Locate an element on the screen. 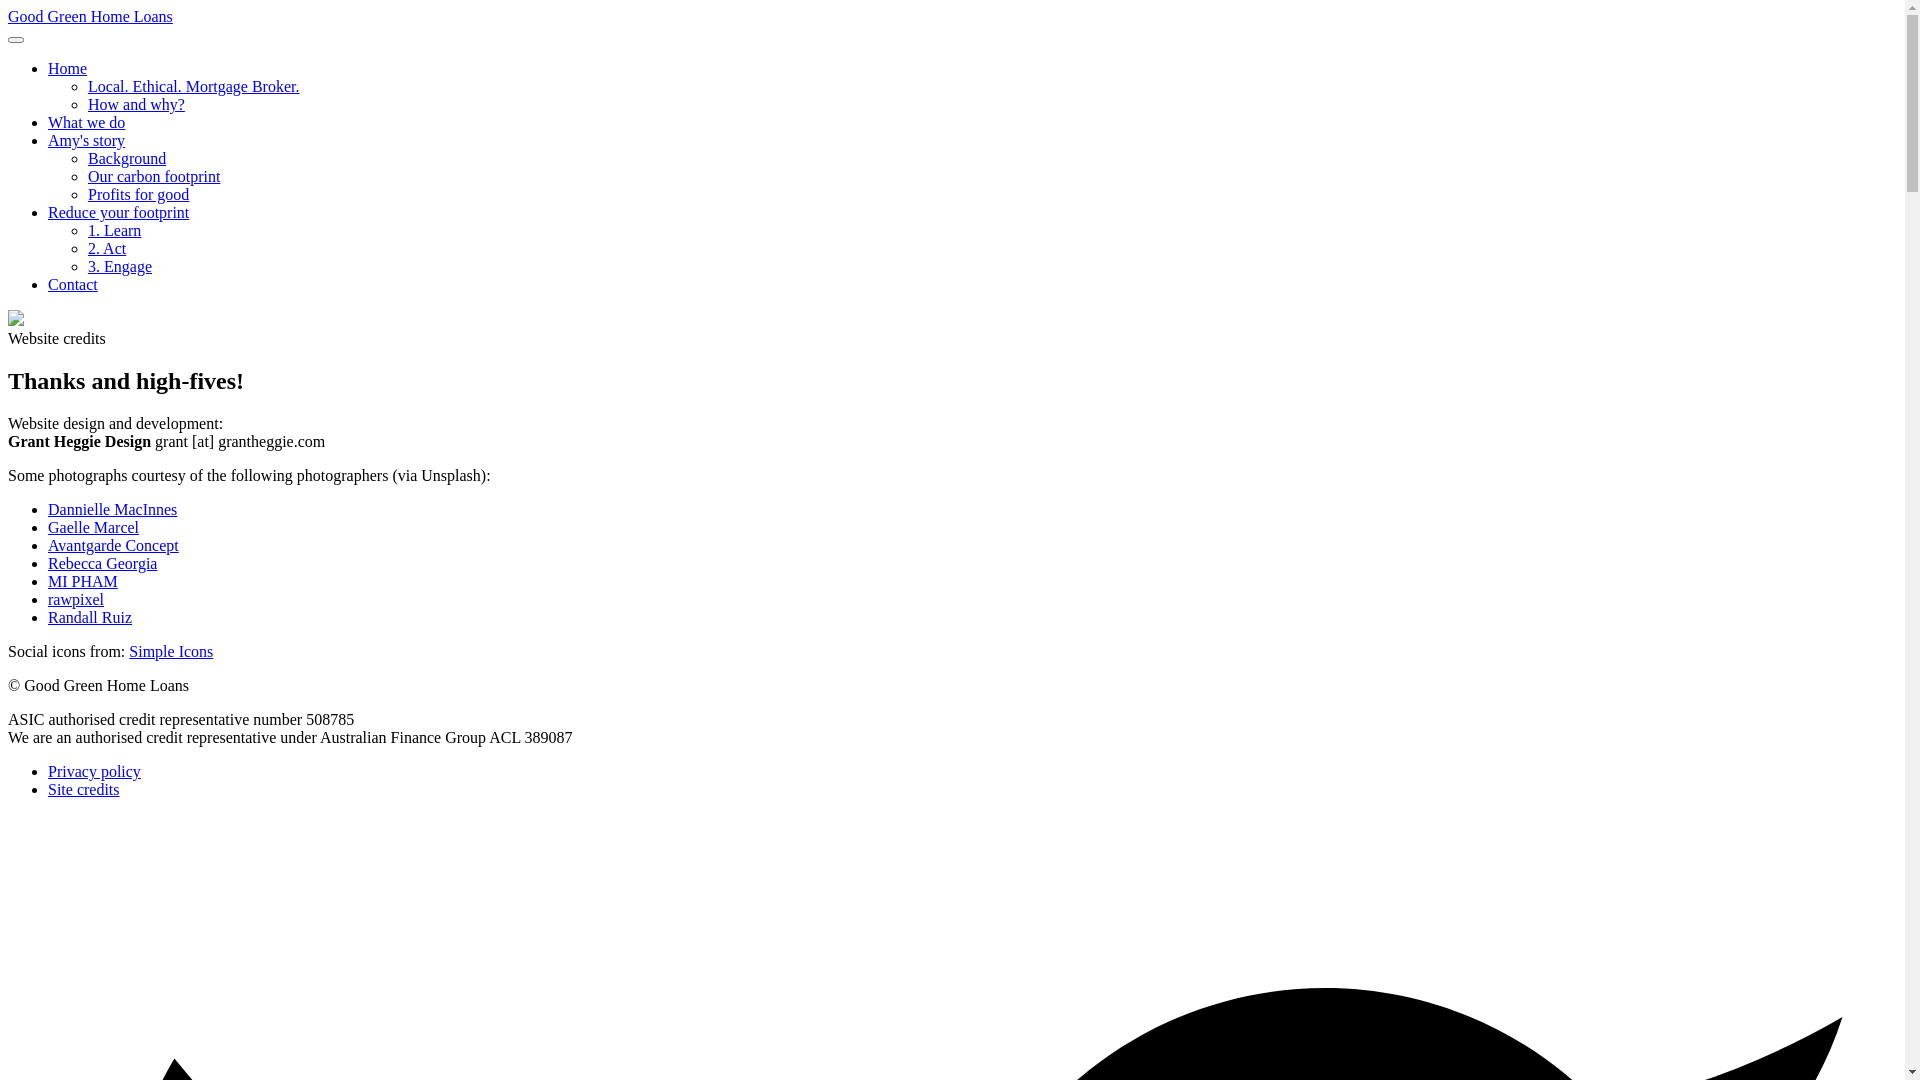  'Background' is located at coordinates (86, 157).